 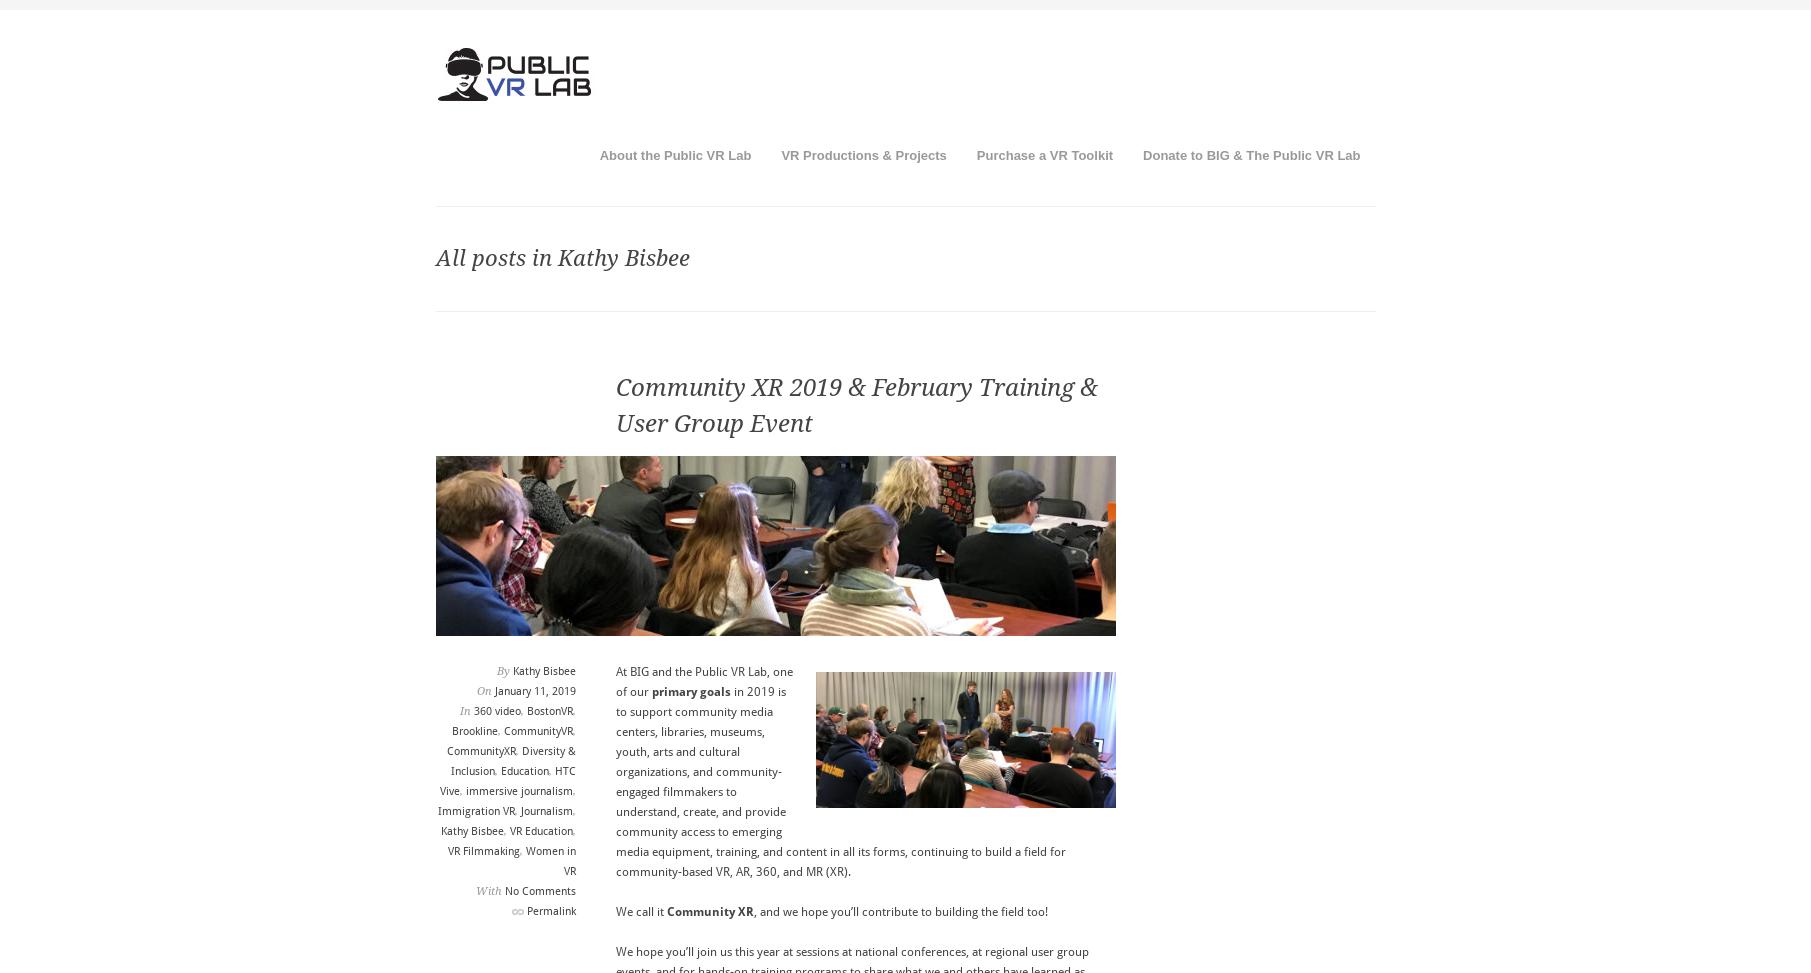 What do you see at coordinates (545, 810) in the screenshot?
I see `'Journalism'` at bounding box center [545, 810].